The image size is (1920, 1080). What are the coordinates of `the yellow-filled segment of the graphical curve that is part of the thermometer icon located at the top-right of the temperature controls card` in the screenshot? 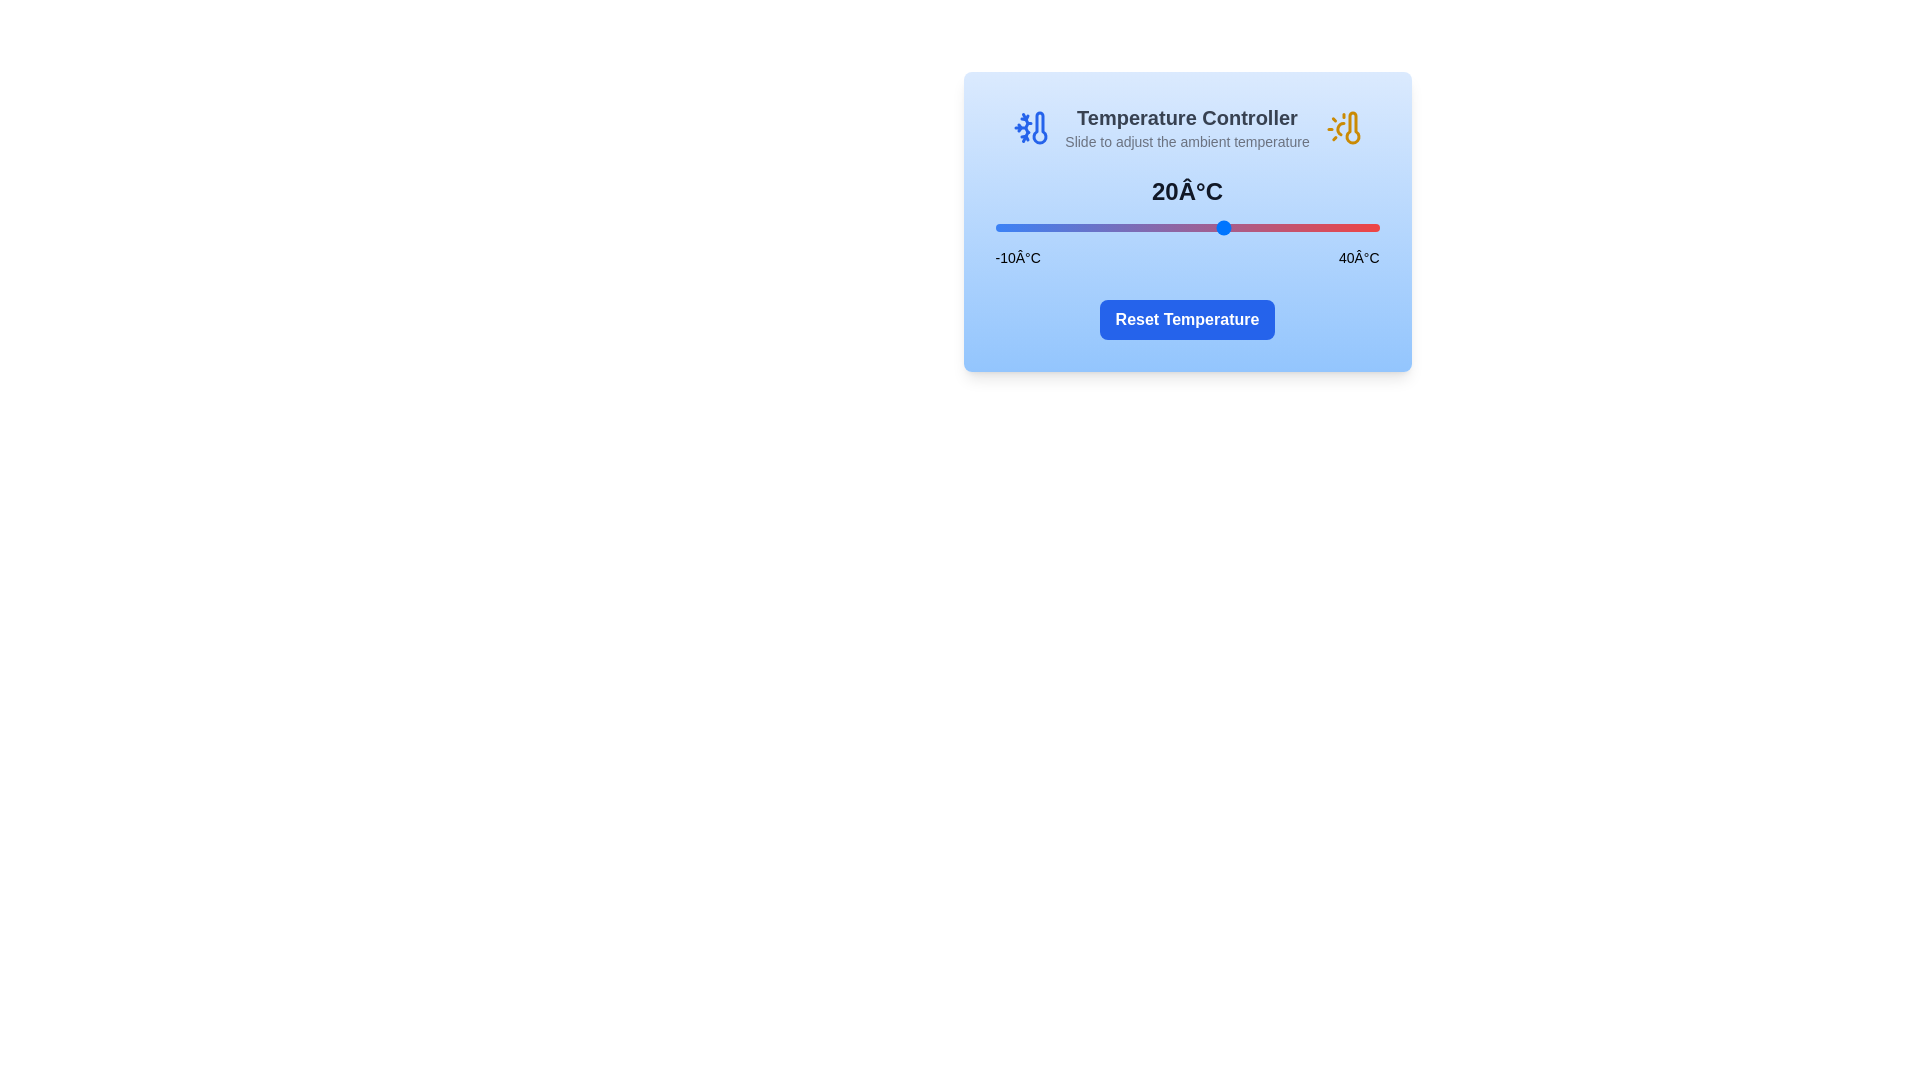 It's located at (1340, 129).